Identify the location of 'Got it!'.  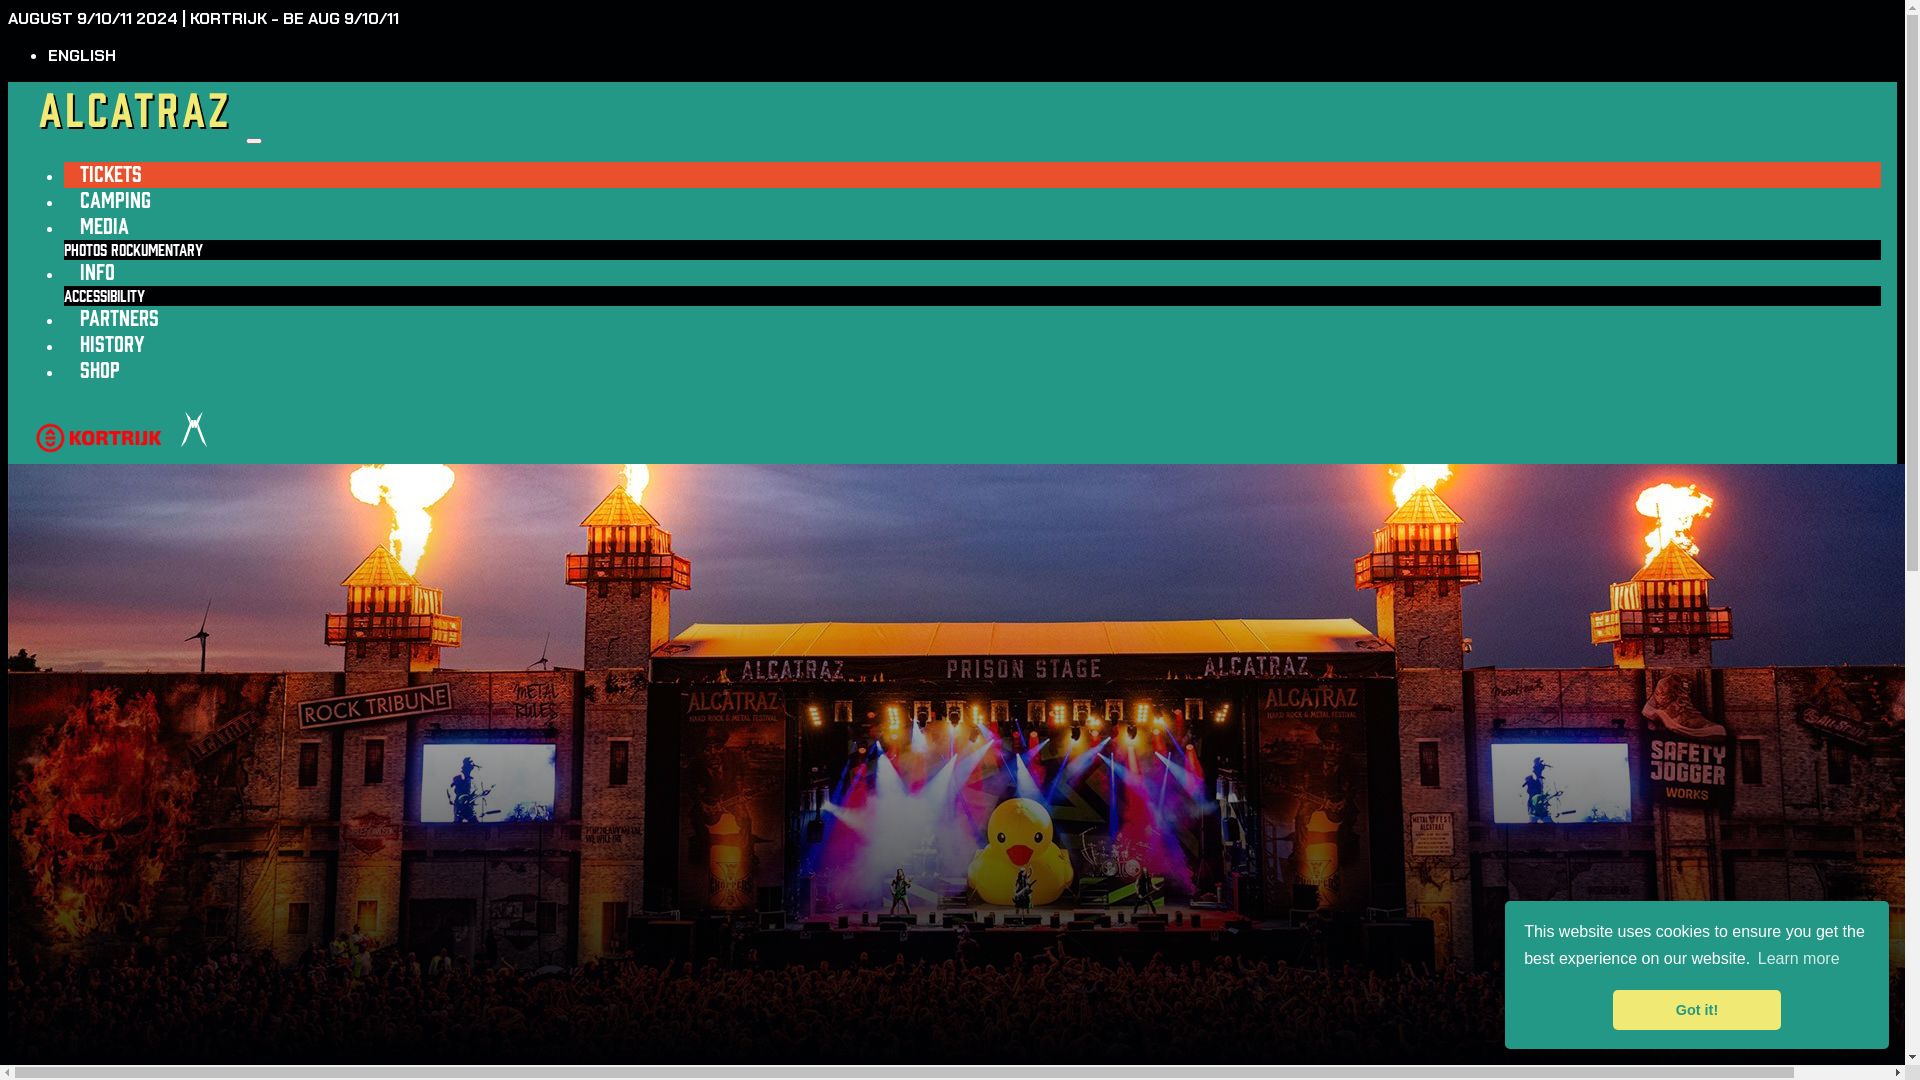
(1695, 1010).